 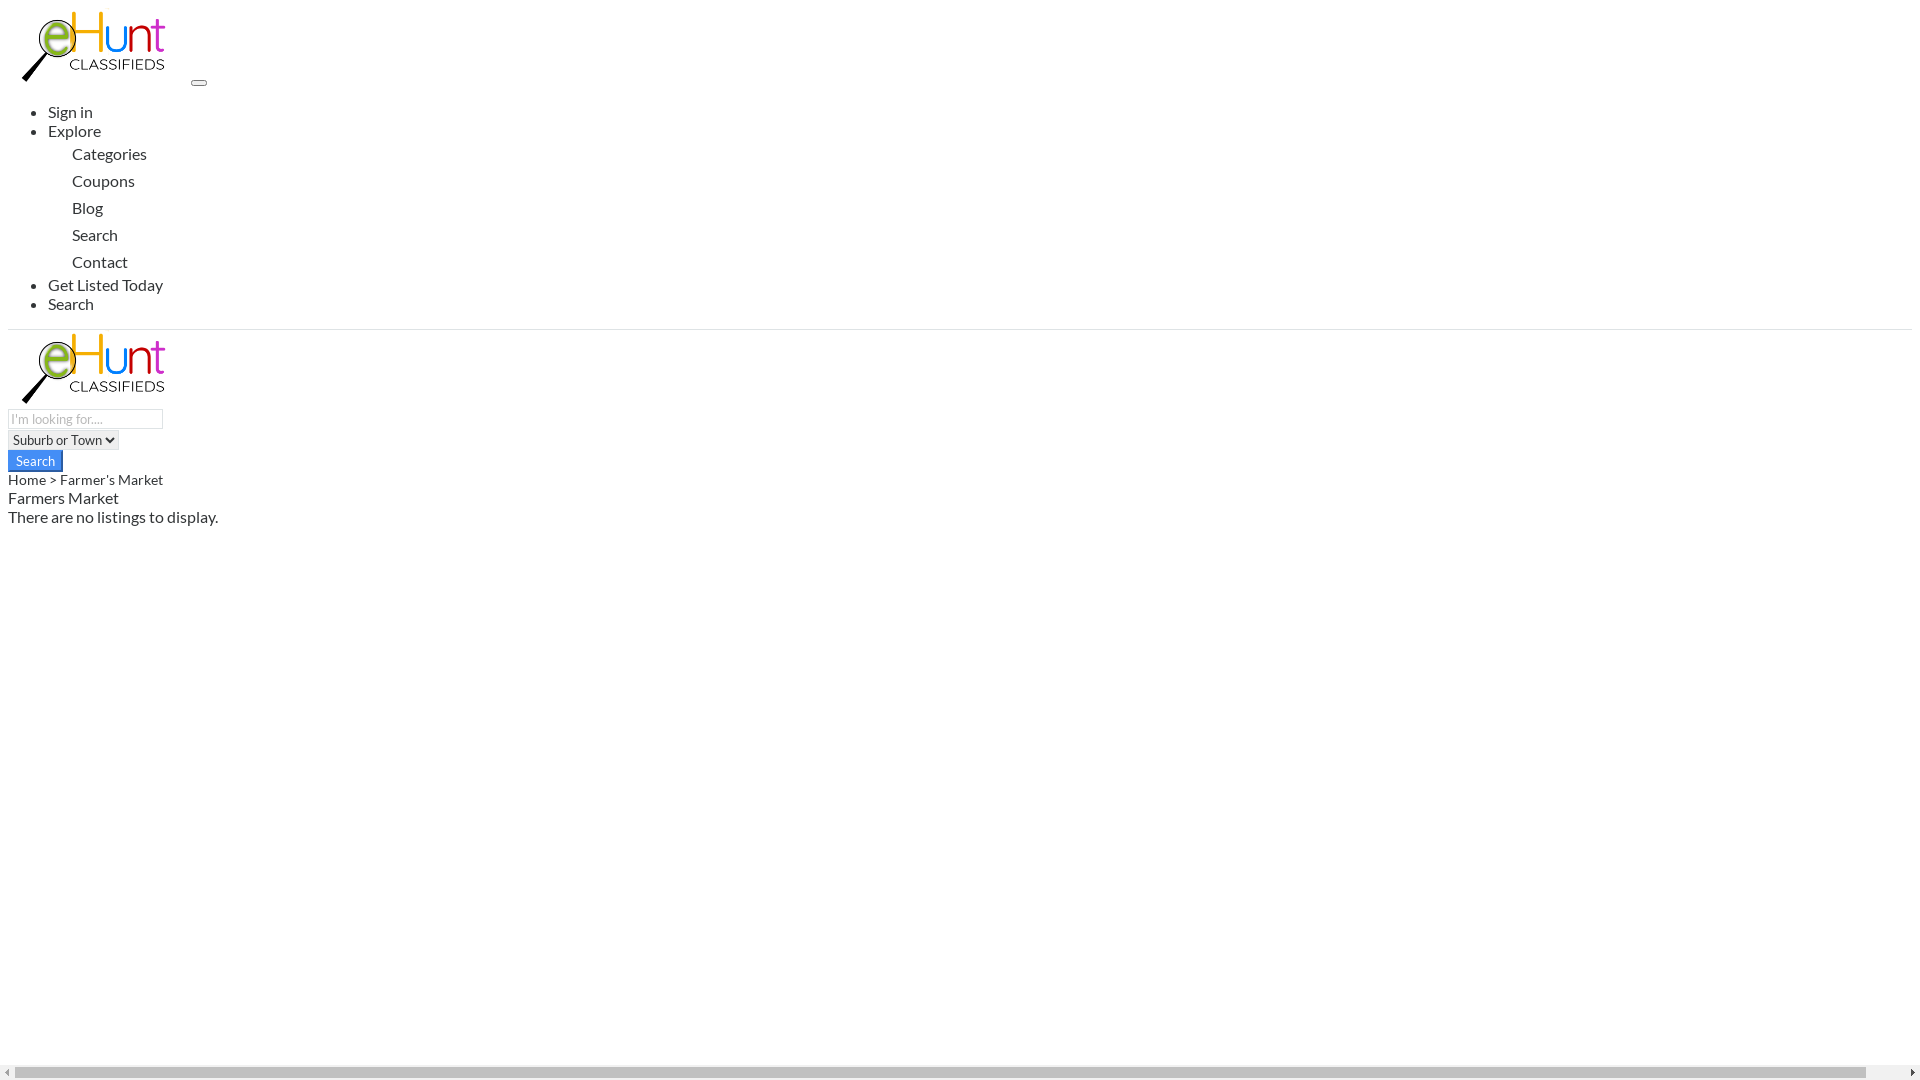 I want to click on 'Explore', so click(x=48, y=130).